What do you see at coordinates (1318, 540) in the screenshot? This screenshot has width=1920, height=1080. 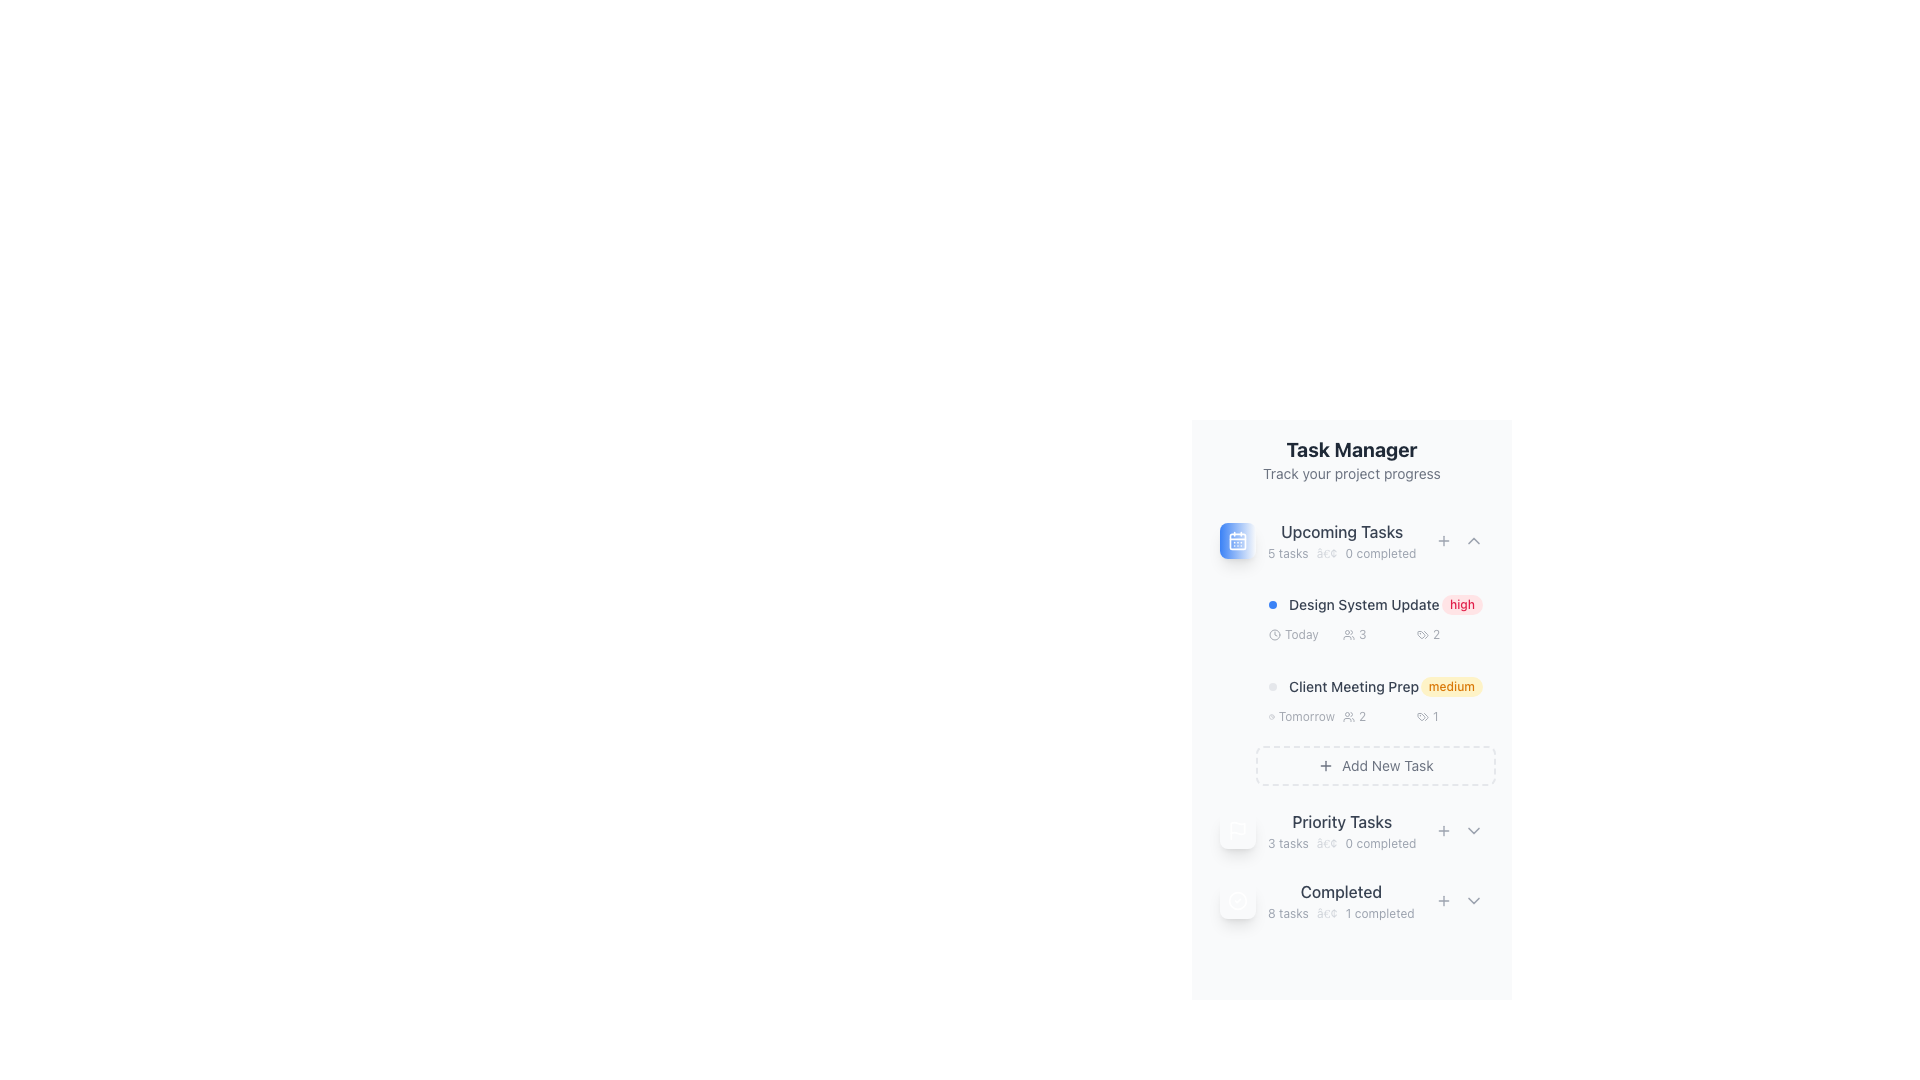 I see `the non-interactive informational widget that summarizes upcoming tasks, located under the 'Task Manager' header and above the task list` at bounding box center [1318, 540].